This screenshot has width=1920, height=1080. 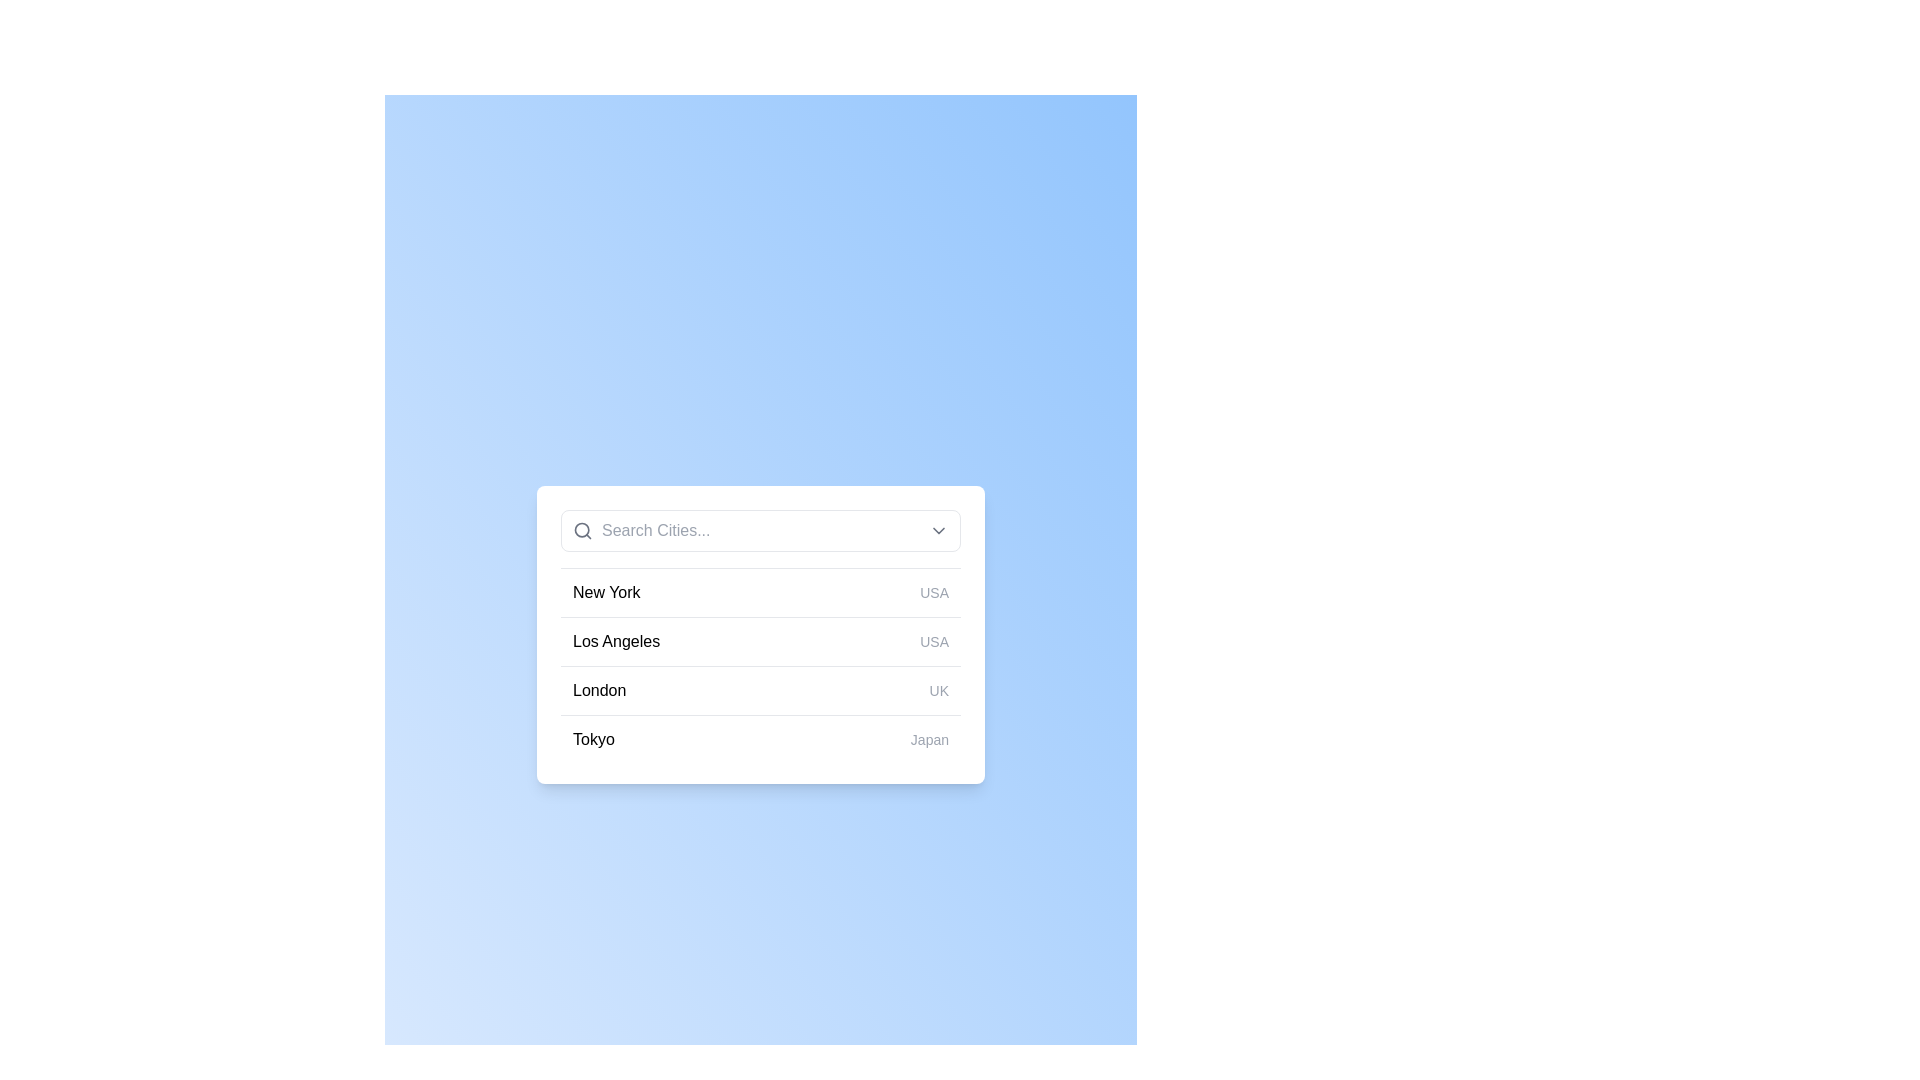 I want to click on the static text label that provides details about the country associated with 'Los Angeles', located at the right end of the row labeled 'Los Angeles', so click(x=933, y=641).